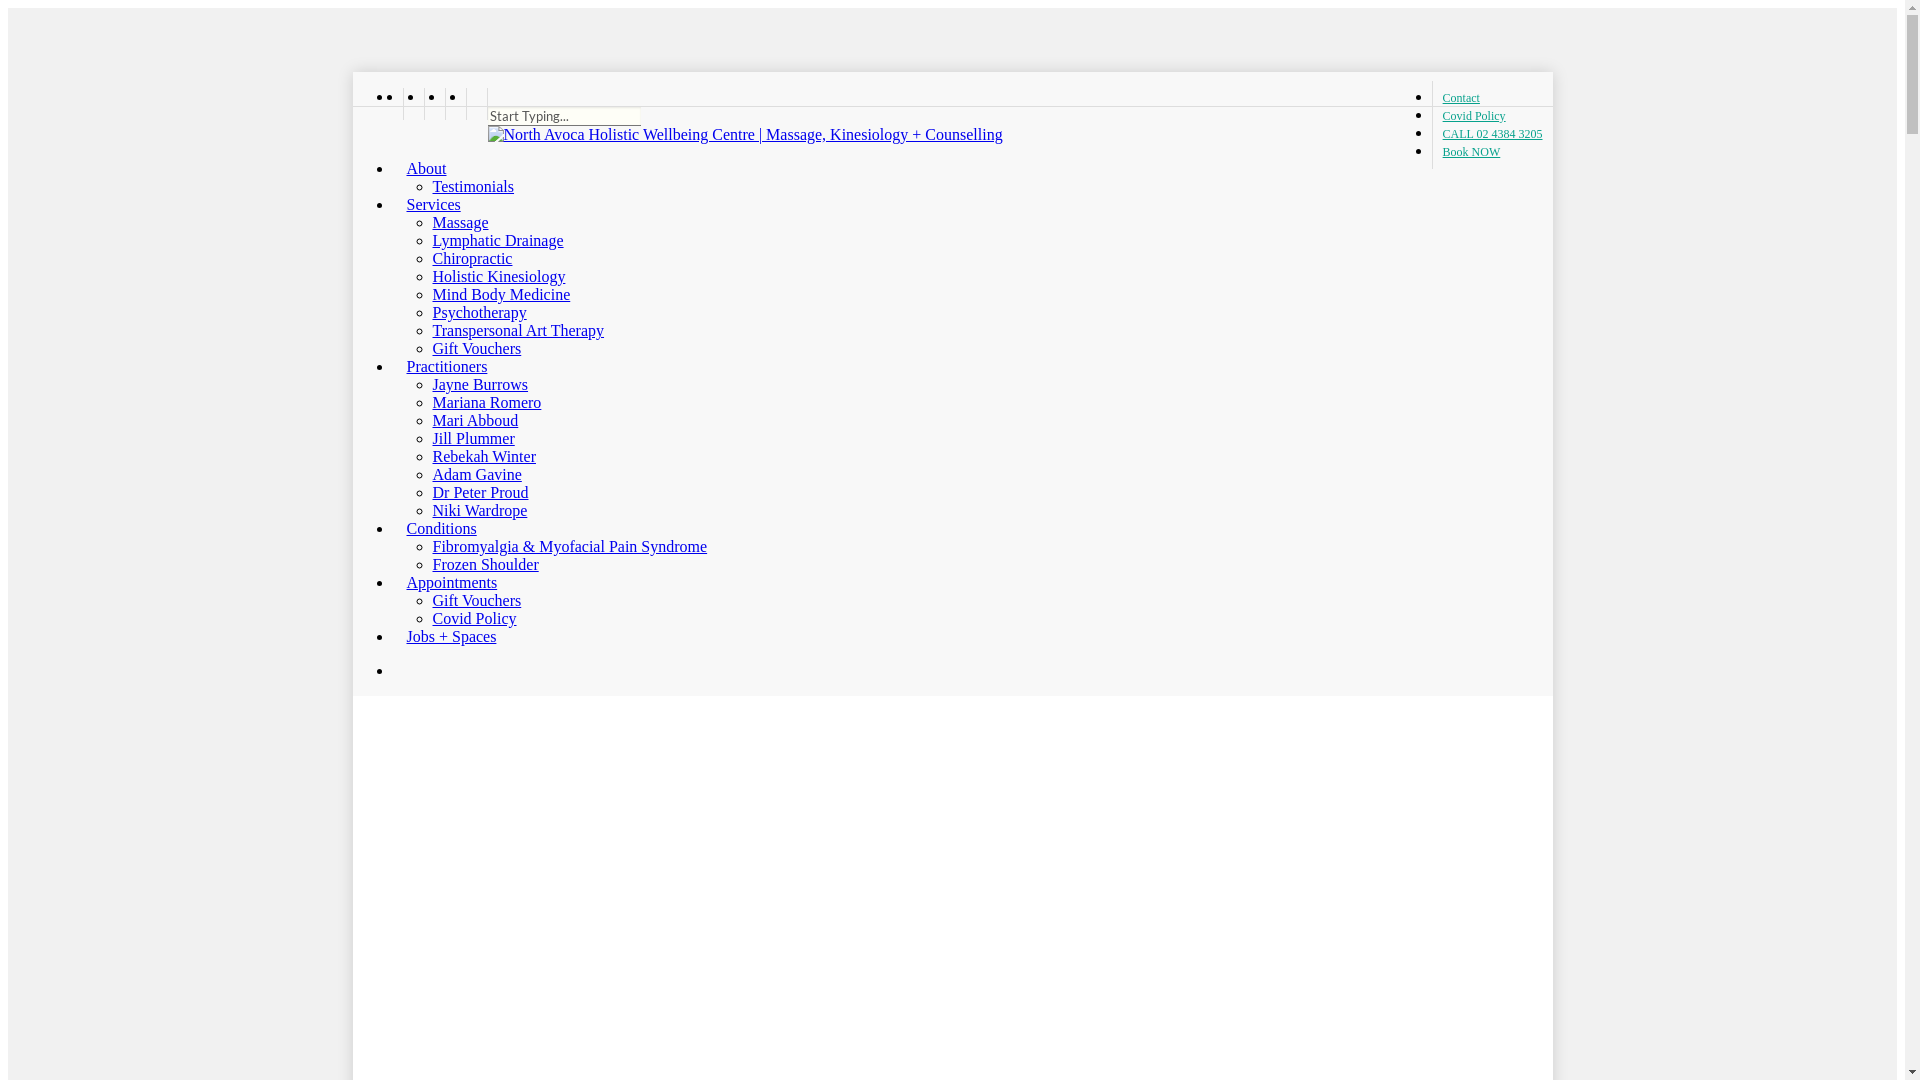 This screenshot has height=1080, width=1920. Describe the element at coordinates (431, 186) in the screenshot. I see `'Testimonials'` at that location.